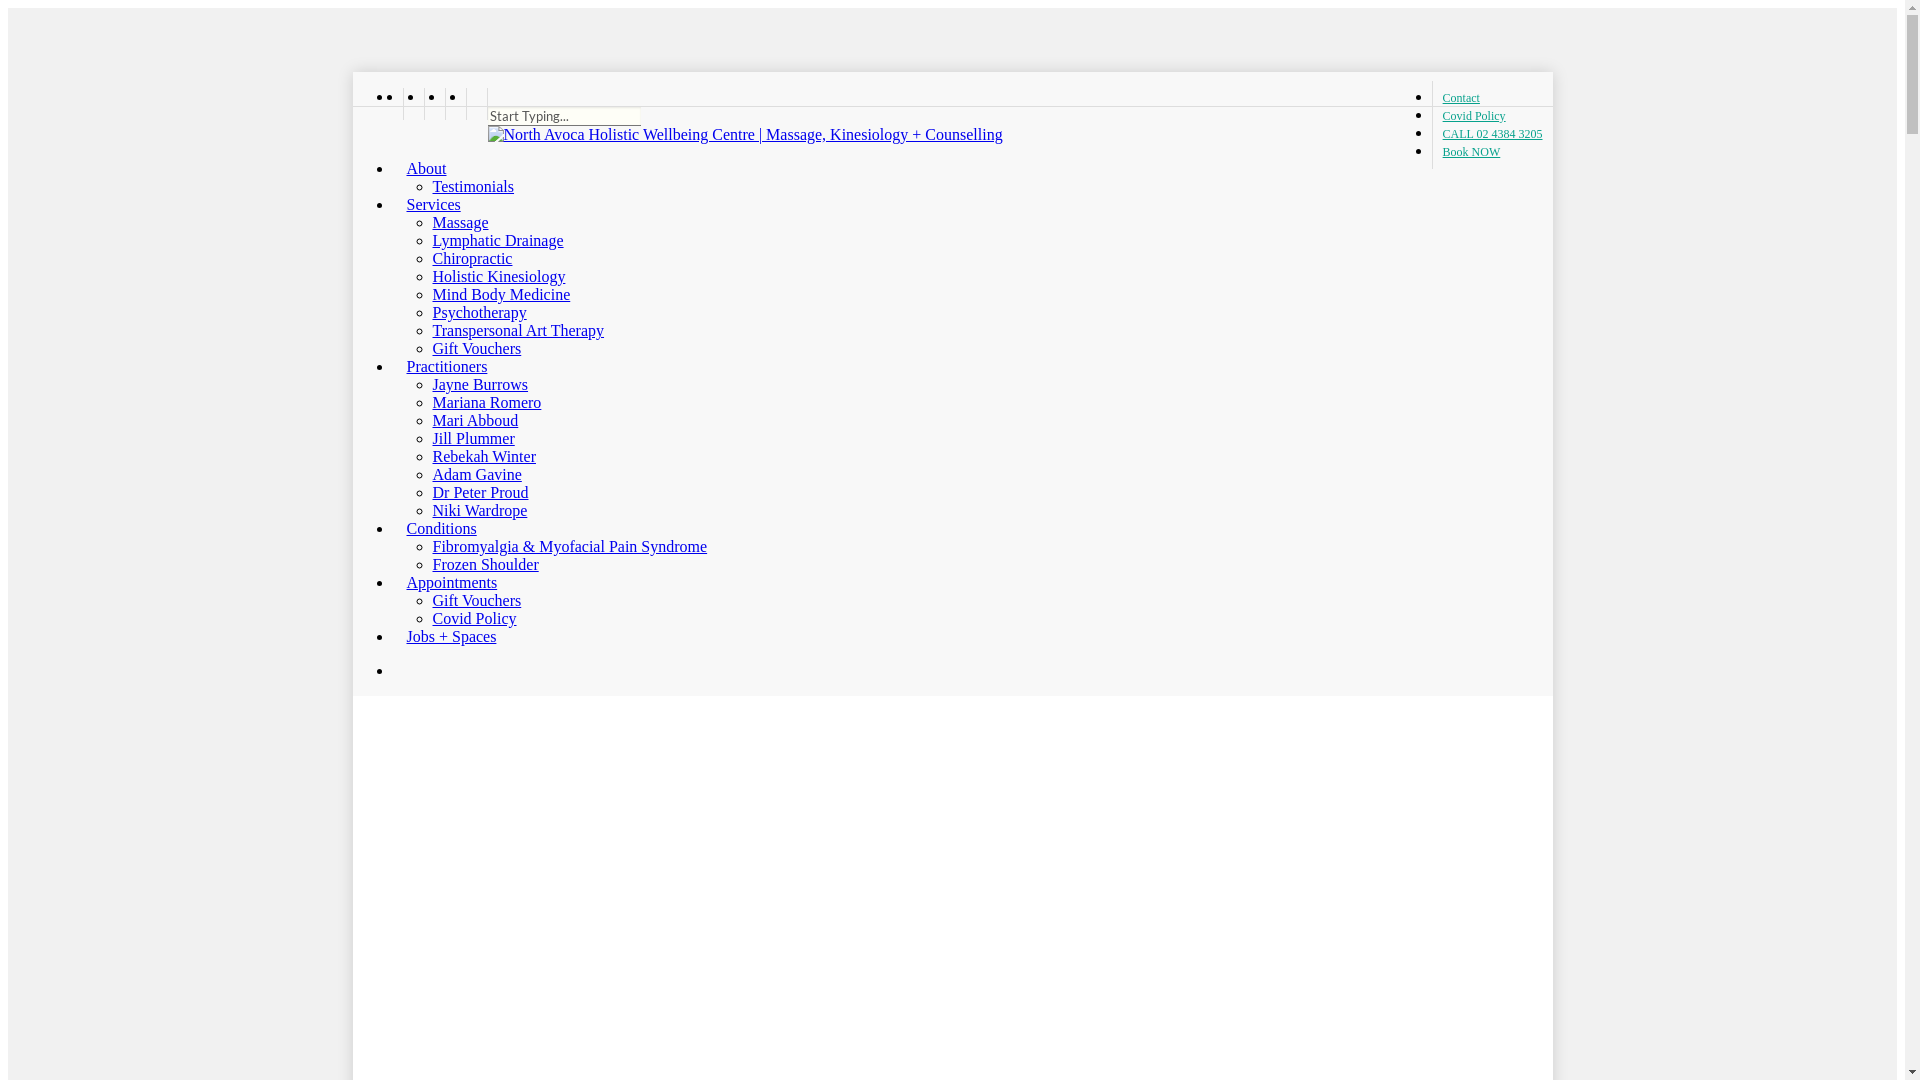 This screenshot has height=1080, width=1920. Describe the element at coordinates (431, 186) in the screenshot. I see `'Testimonials'` at that location.